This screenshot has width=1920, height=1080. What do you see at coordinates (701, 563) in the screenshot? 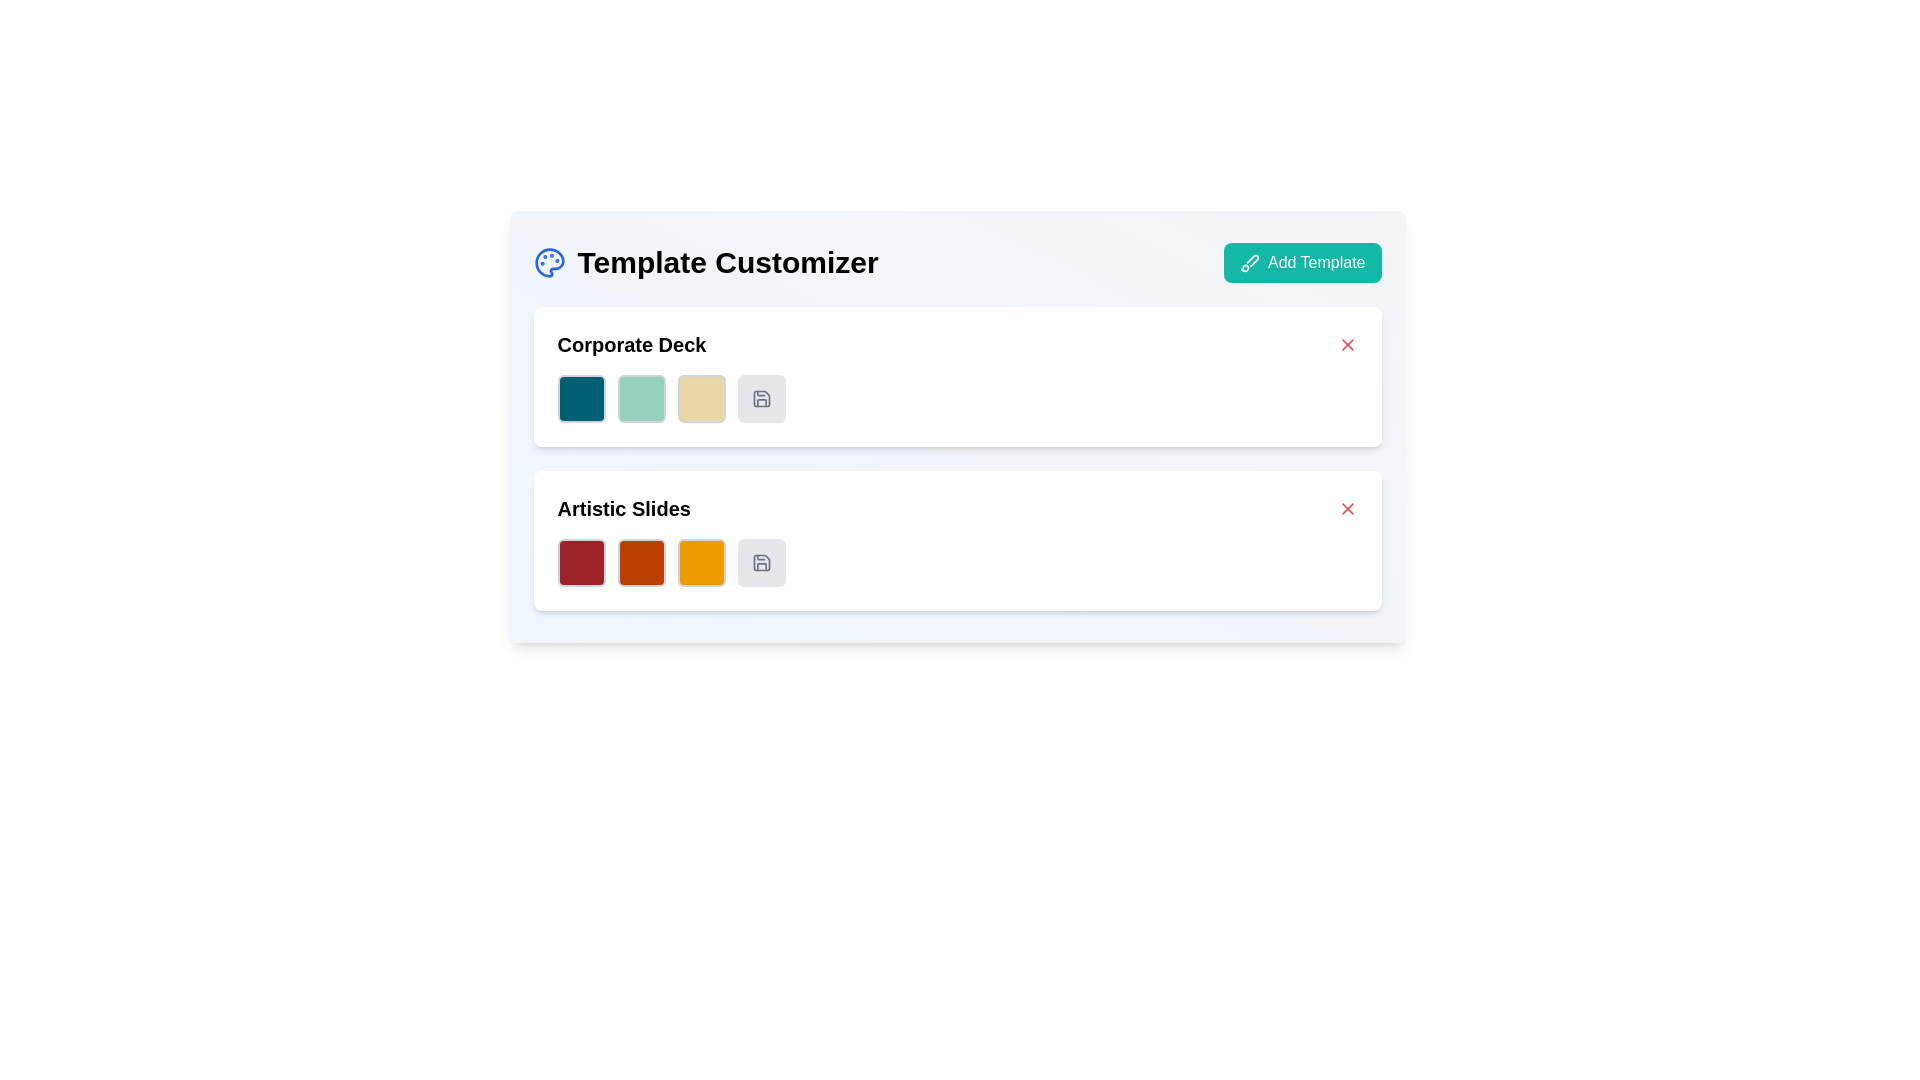
I see `the orange color selection square, which is the third element in the Artistic Slides section` at bounding box center [701, 563].